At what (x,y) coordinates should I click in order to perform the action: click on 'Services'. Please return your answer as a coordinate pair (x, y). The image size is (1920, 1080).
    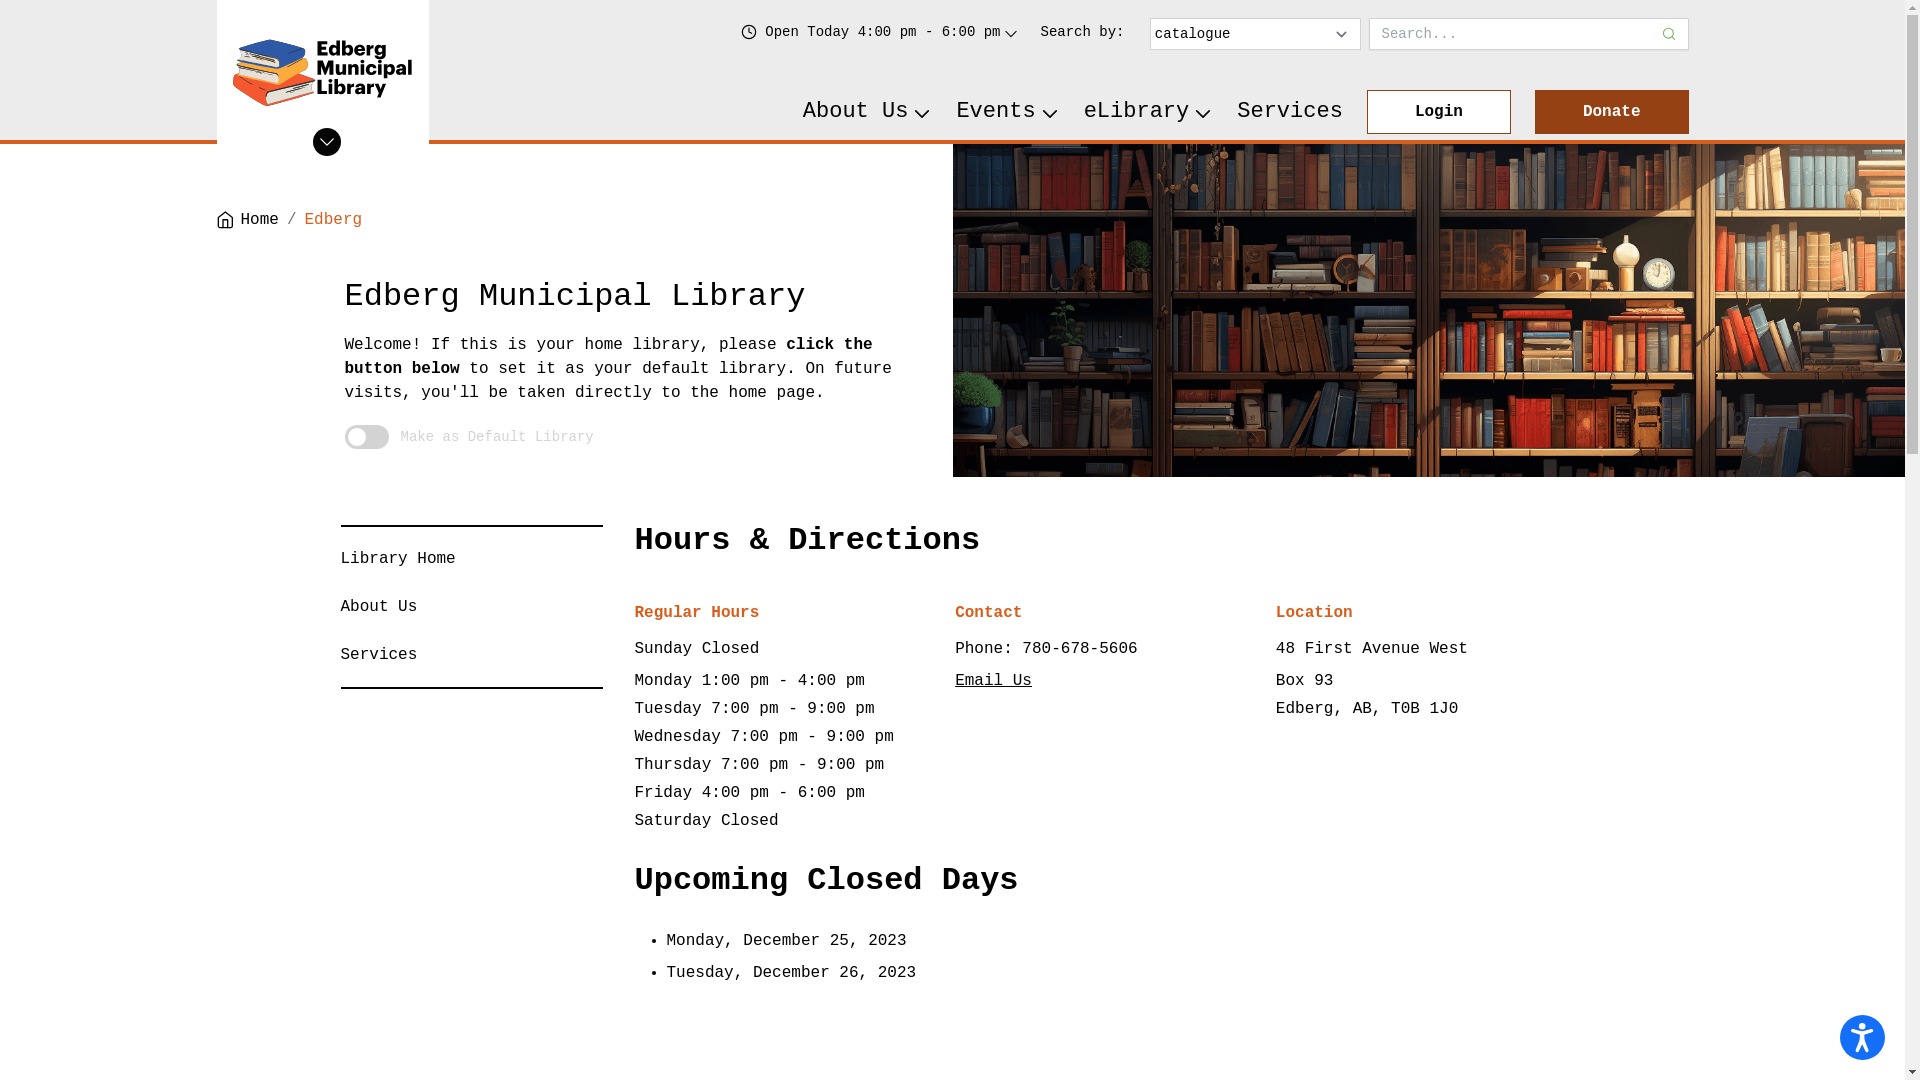
    Looking at the image, I should click on (1290, 111).